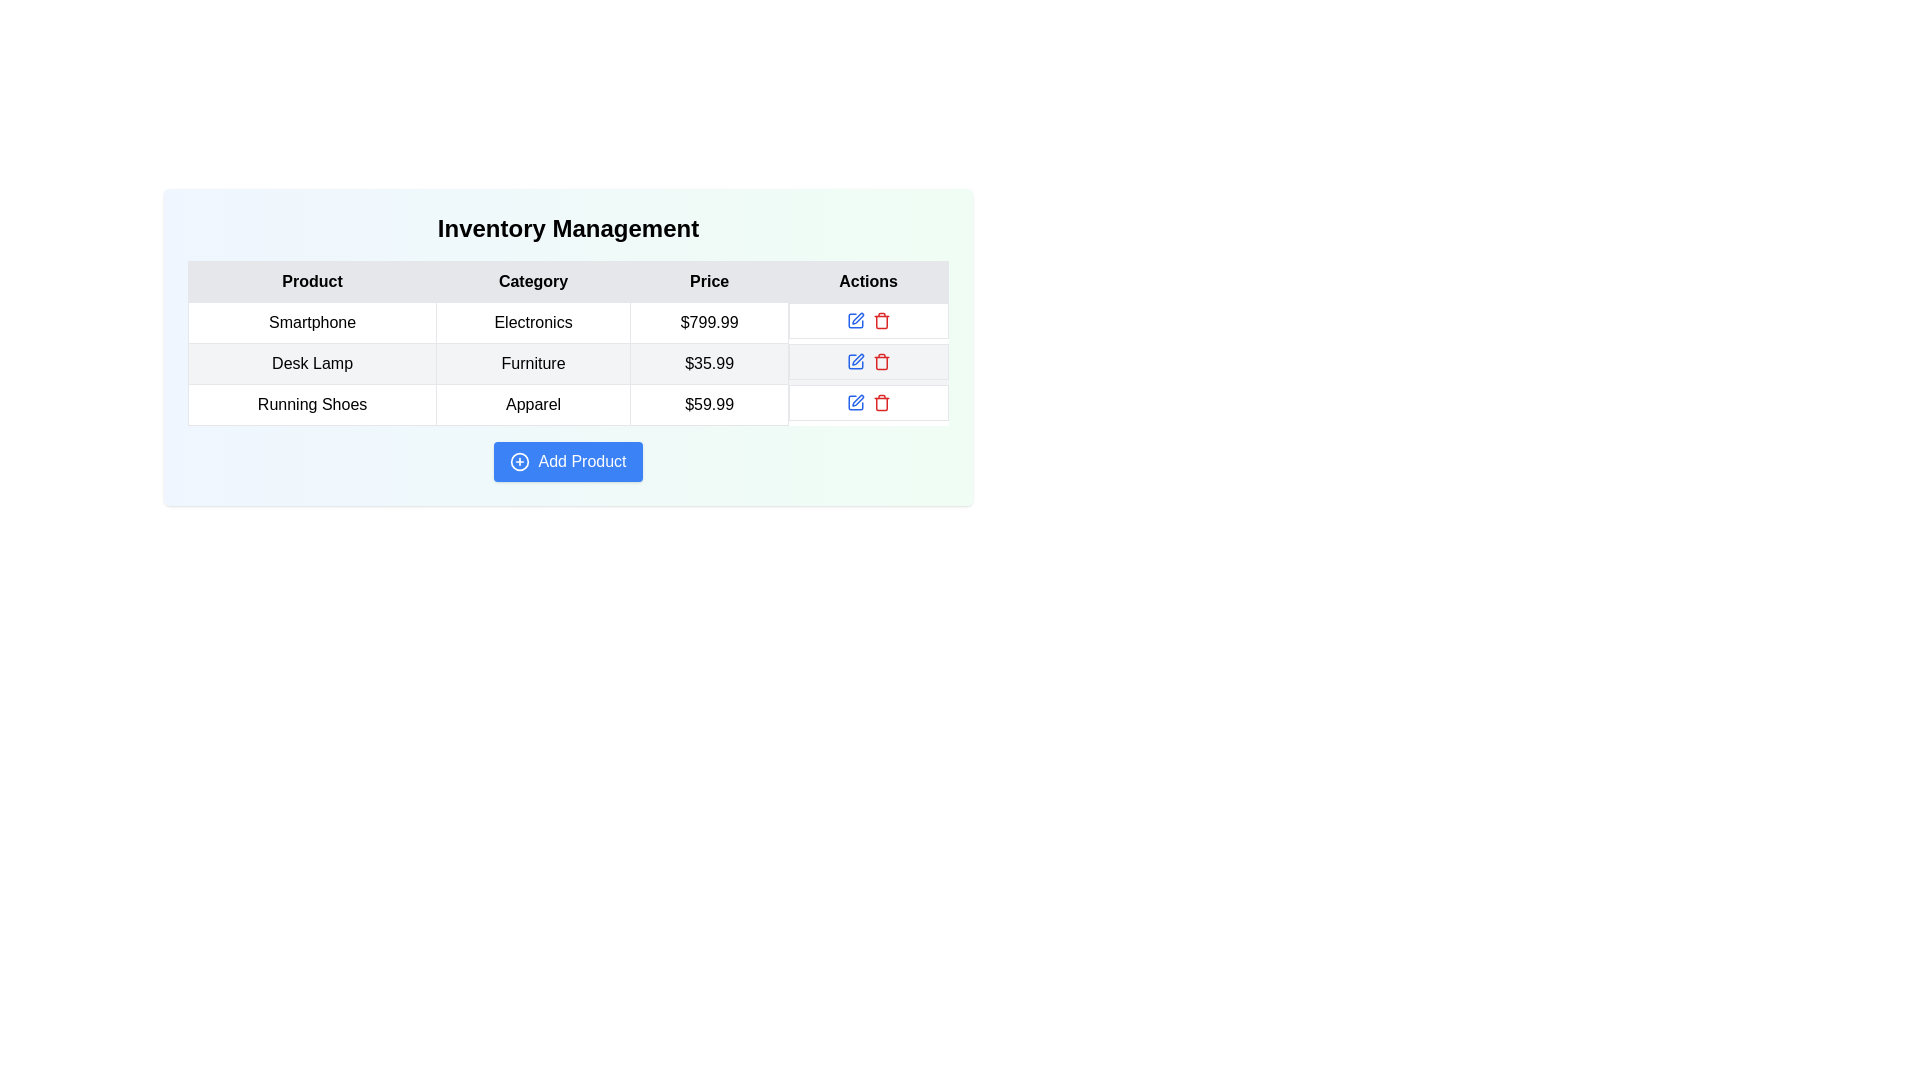 The image size is (1920, 1080). Describe the element at coordinates (567, 405) in the screenshot. I see `table cell in the third row under the 'Category' column displaying the text 'Apparel' for text purposes` at that location.